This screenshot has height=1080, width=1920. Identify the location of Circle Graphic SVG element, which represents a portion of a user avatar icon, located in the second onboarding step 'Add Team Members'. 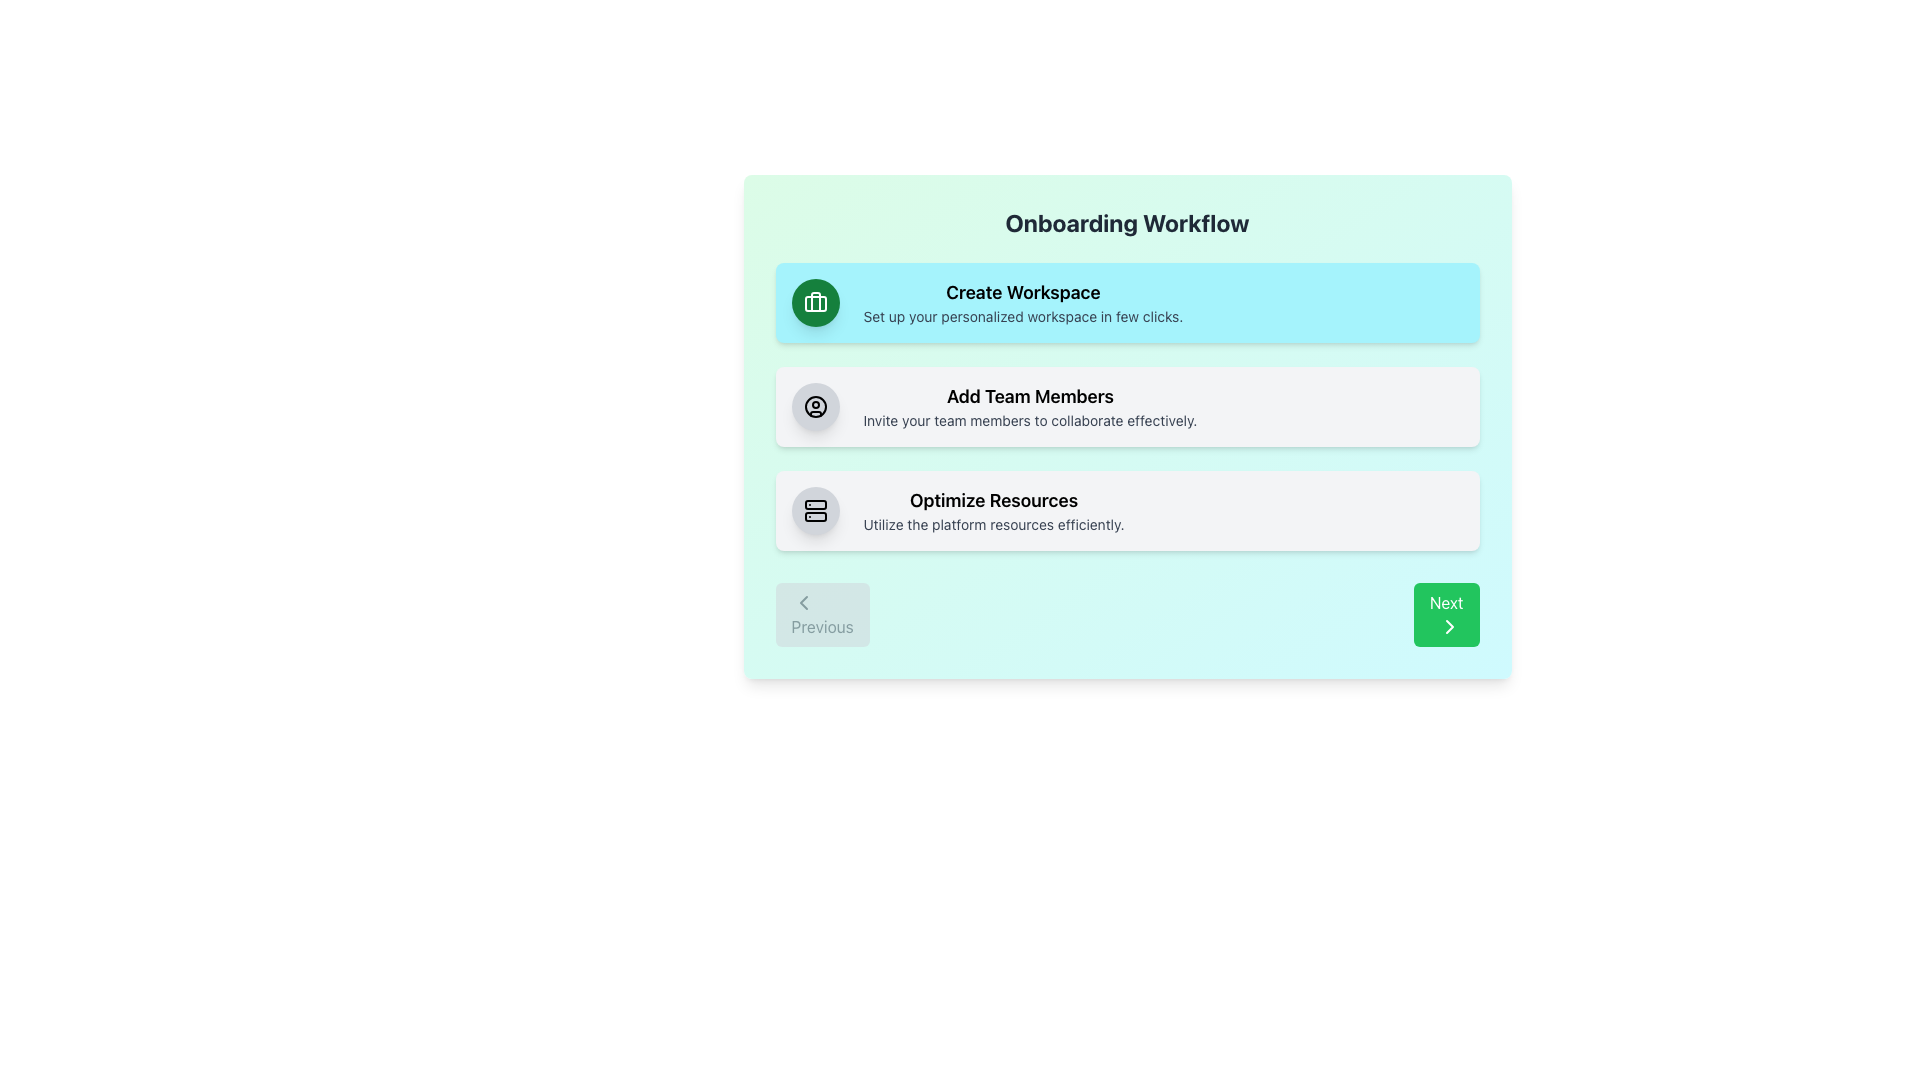
(815, 406).